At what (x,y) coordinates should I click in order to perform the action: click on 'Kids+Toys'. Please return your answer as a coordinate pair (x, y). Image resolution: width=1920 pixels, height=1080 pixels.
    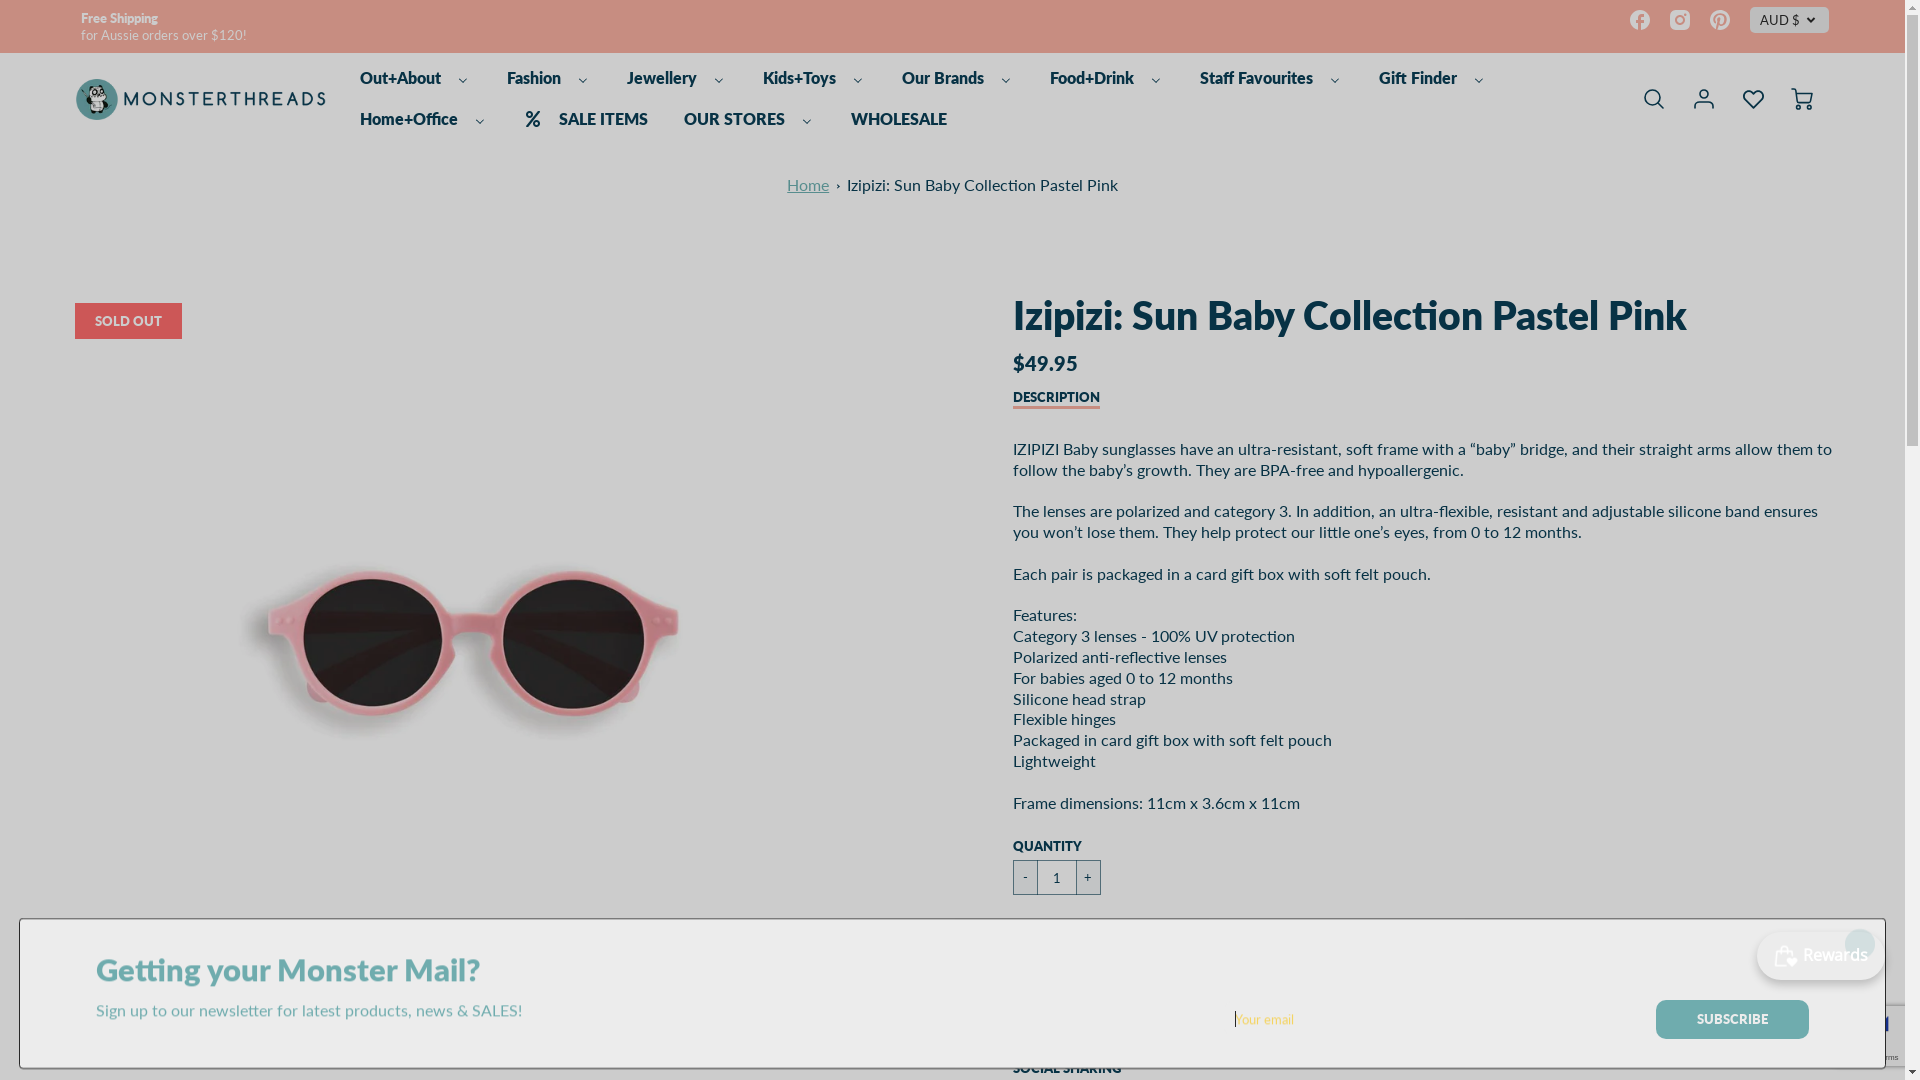
    Looking at the image, I should click on (757, 77).